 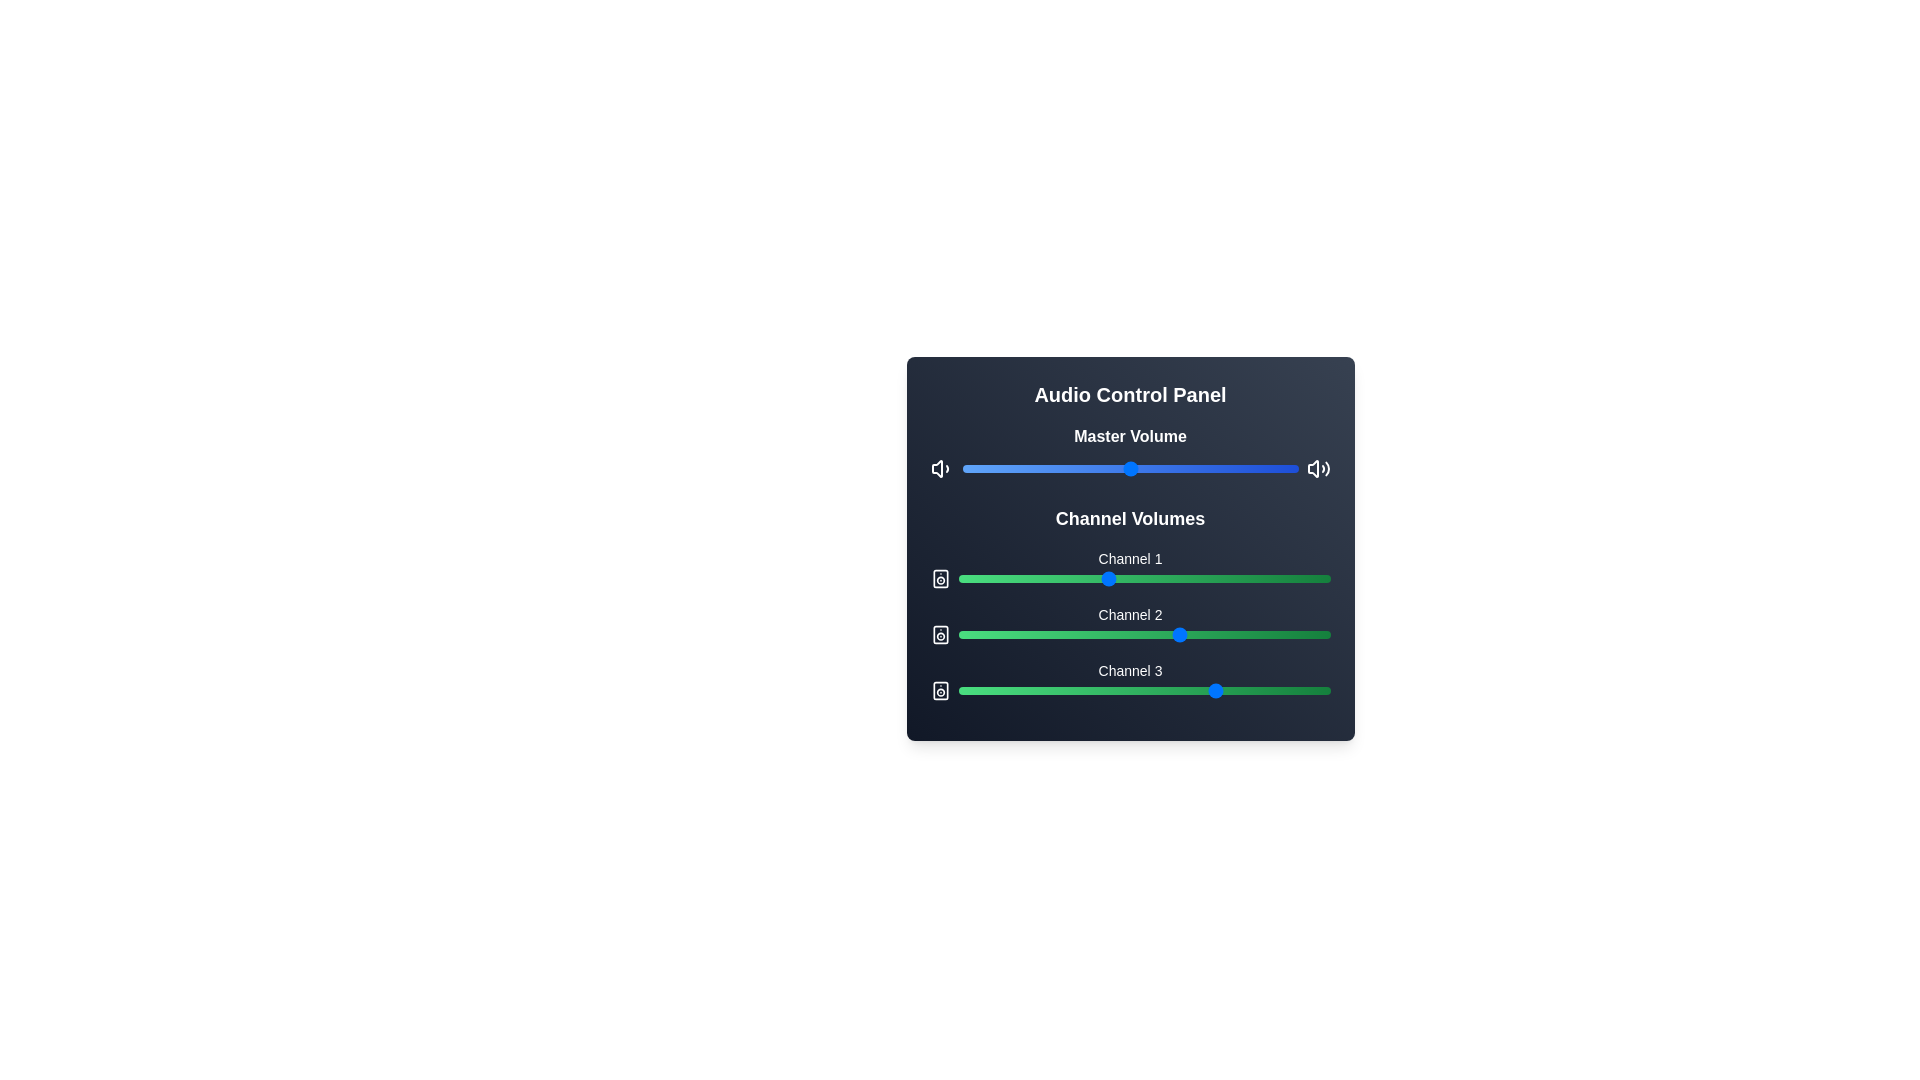 What do you see at coordinates (1080, 578) in the screenshot?
I see `the 'Channel 1' volume` at bounding box center [1080, 578].